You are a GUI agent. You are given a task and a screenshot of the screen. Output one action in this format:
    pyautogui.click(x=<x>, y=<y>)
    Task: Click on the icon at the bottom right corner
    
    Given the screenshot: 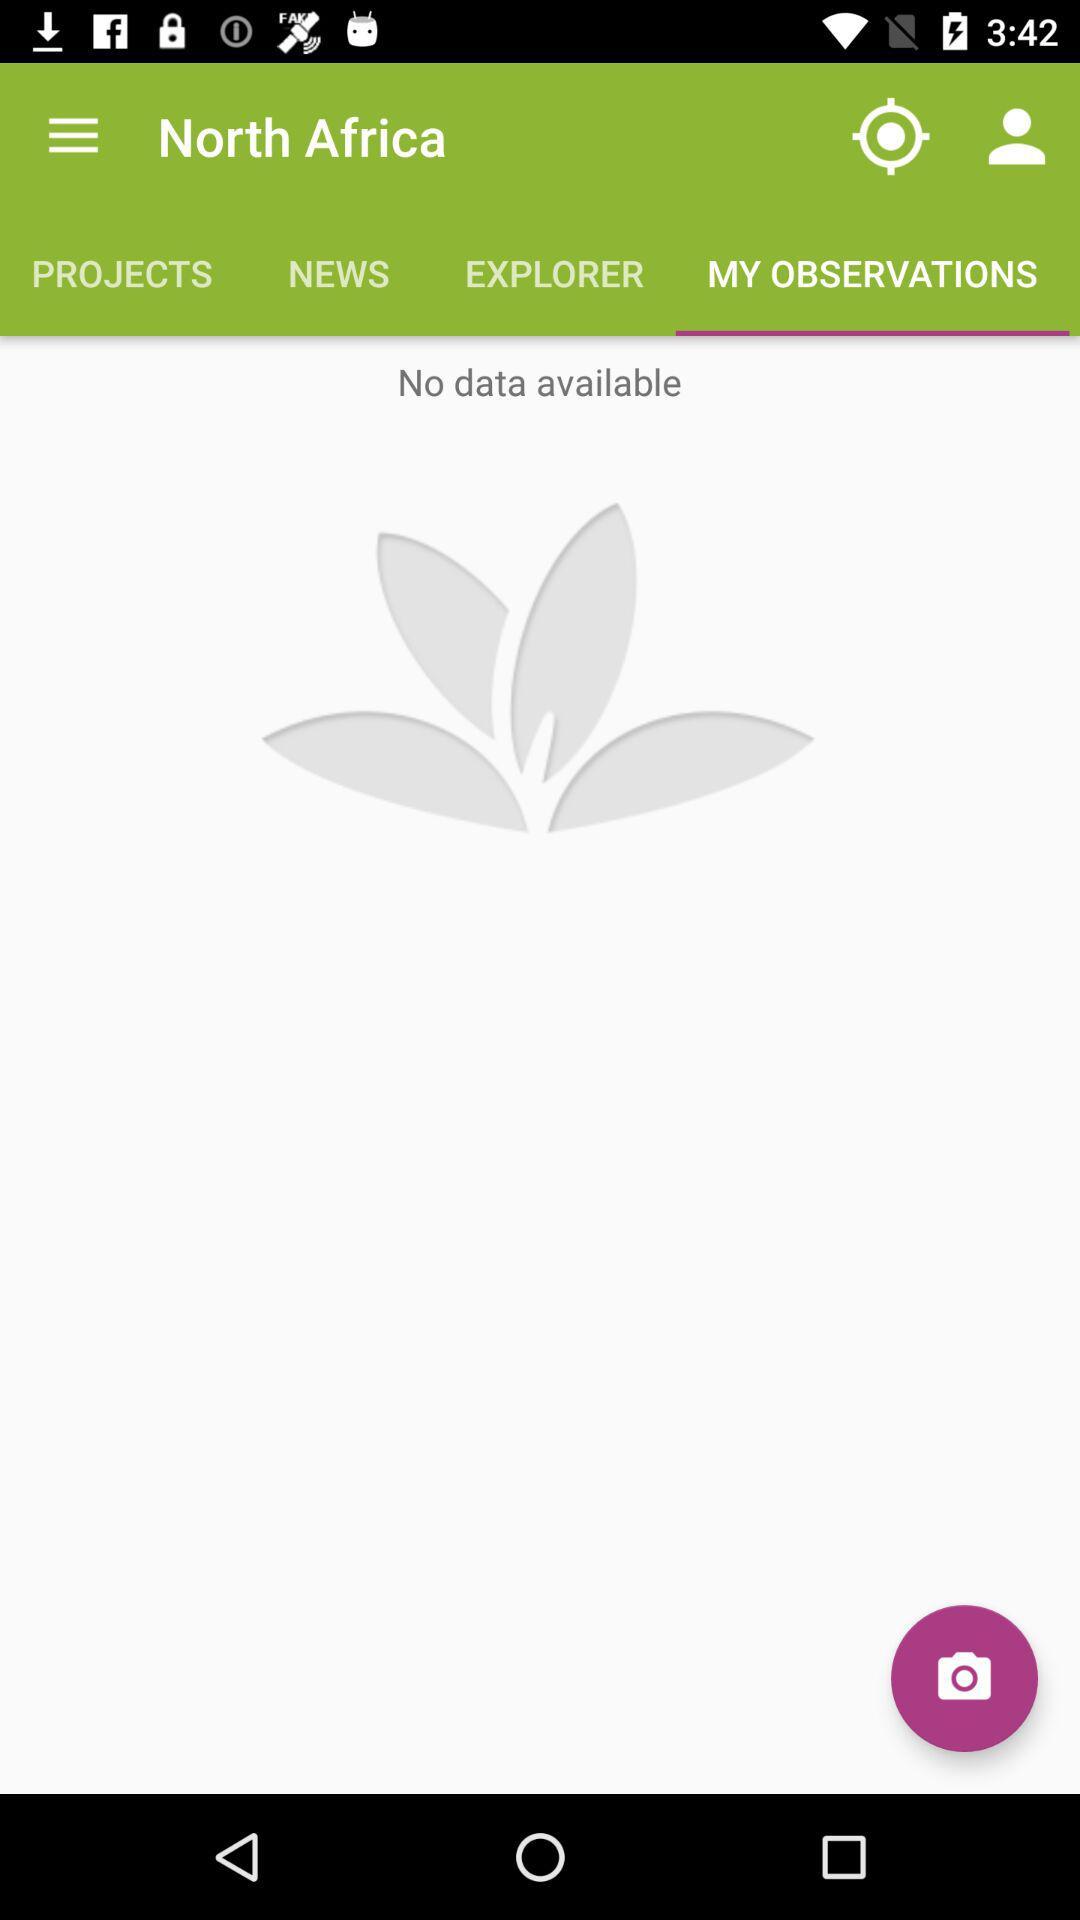 What is the action you would take?
    pyautogui.click(x=963, y=1678)
    